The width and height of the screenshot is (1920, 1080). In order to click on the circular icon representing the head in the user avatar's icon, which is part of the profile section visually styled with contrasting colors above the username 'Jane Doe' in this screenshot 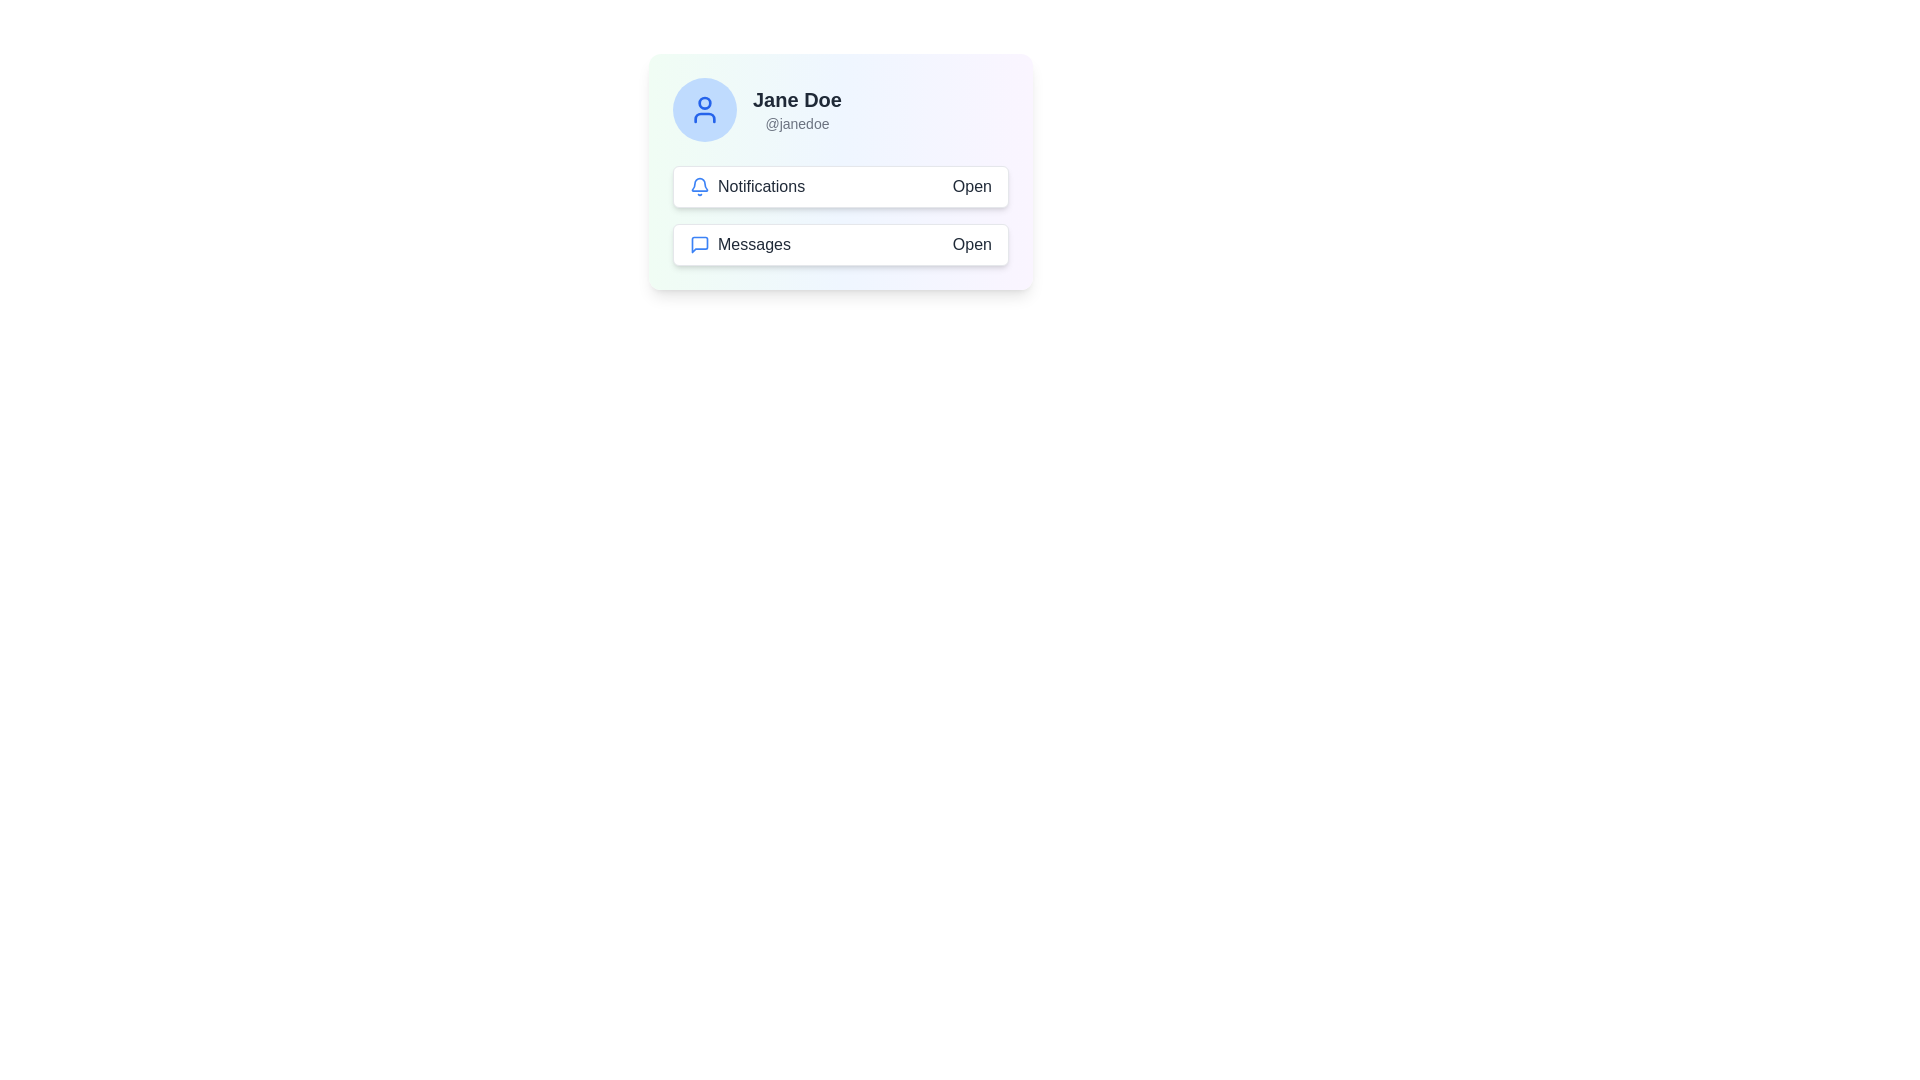, I will do `click(705, 103)`.